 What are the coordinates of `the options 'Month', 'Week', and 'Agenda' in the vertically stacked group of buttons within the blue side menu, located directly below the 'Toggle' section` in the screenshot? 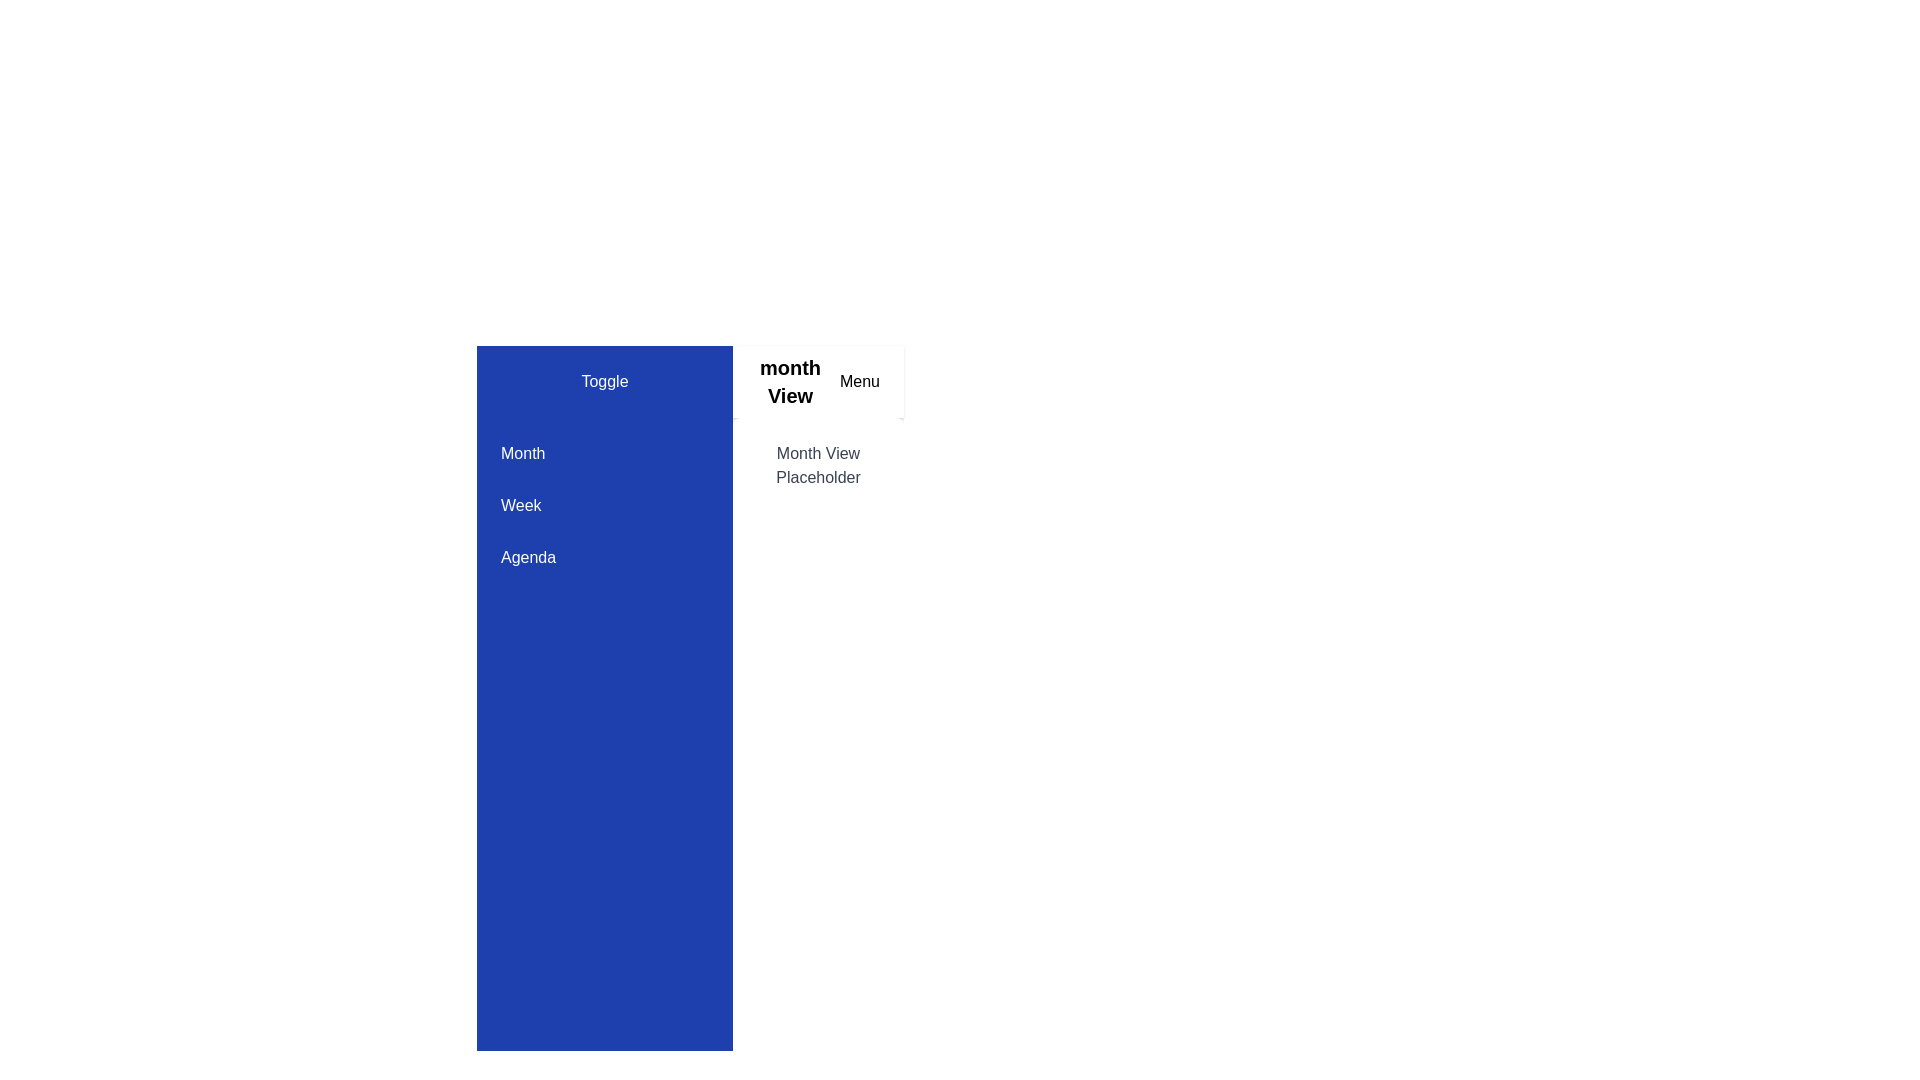 It's located at (603, 504).